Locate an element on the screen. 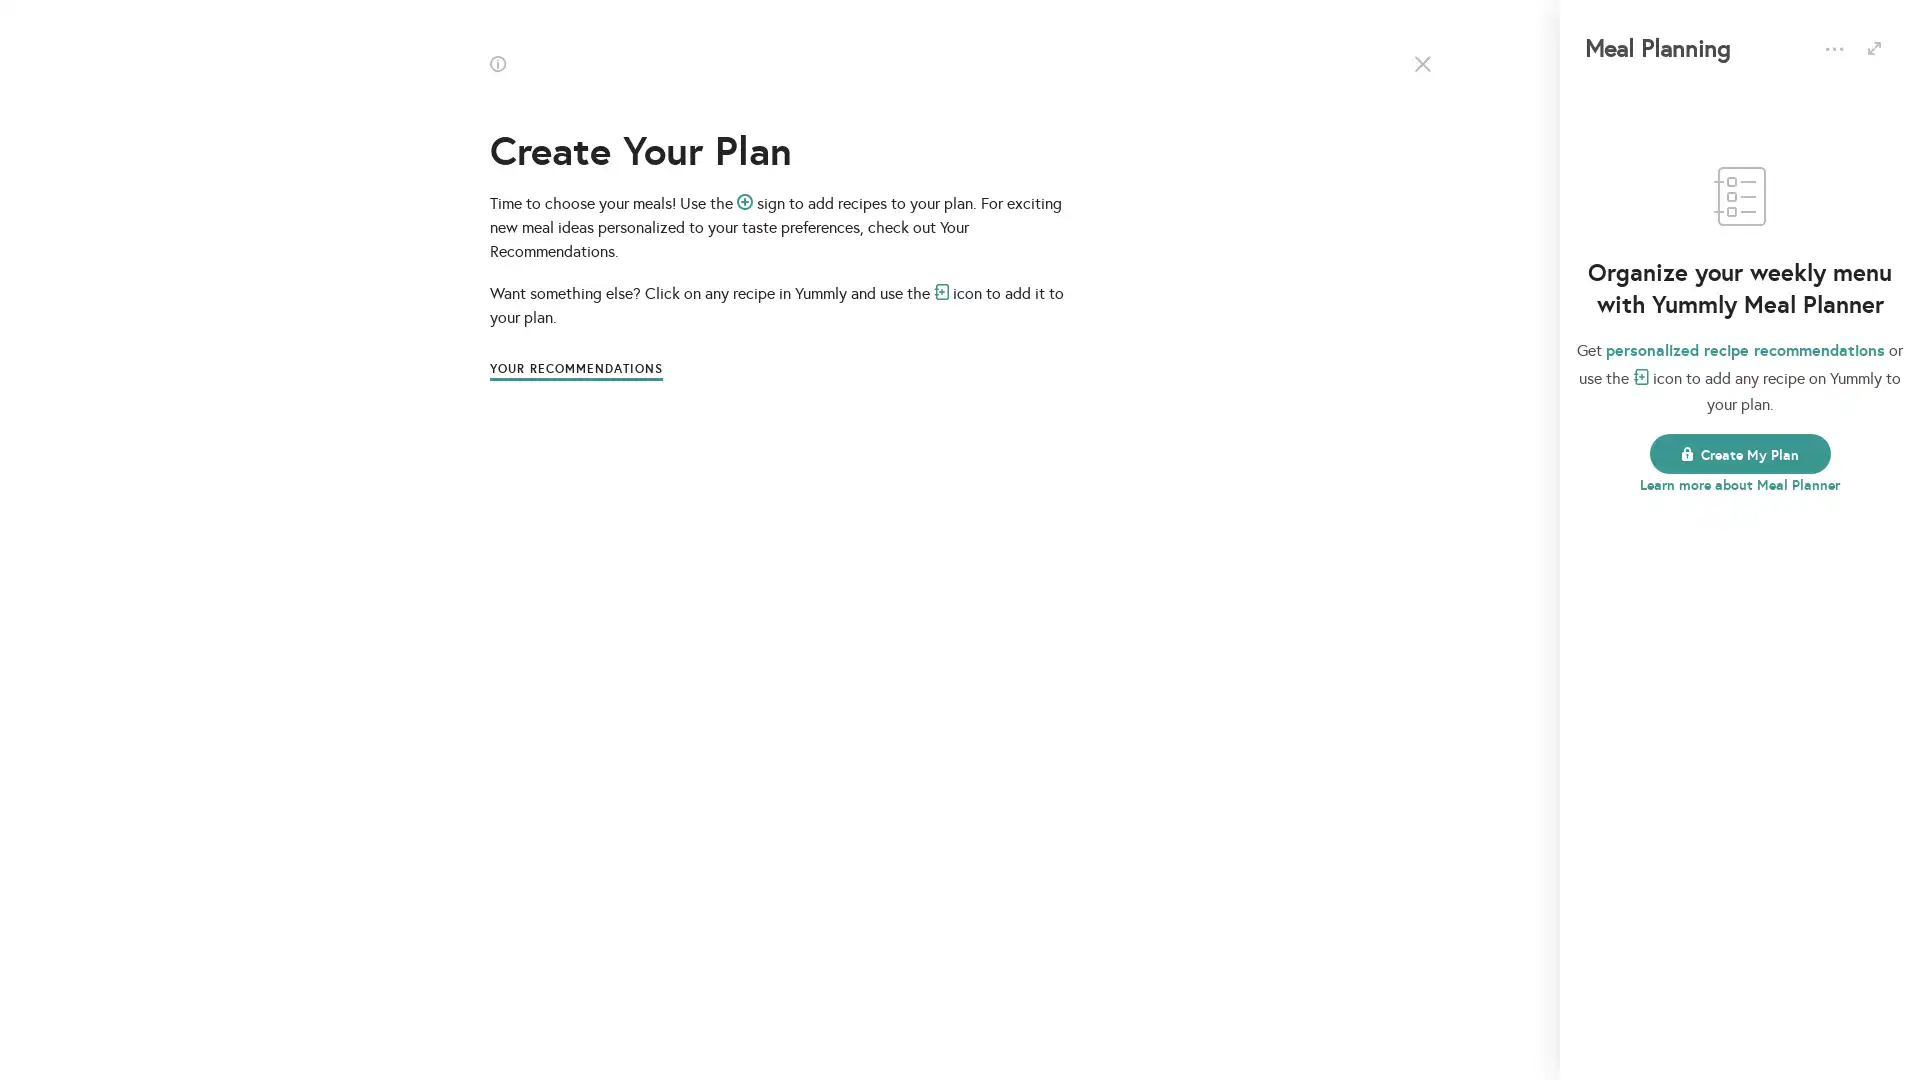 This screenshot has width=1920, height=1080. Next Step is located at coordinates (960, 697).